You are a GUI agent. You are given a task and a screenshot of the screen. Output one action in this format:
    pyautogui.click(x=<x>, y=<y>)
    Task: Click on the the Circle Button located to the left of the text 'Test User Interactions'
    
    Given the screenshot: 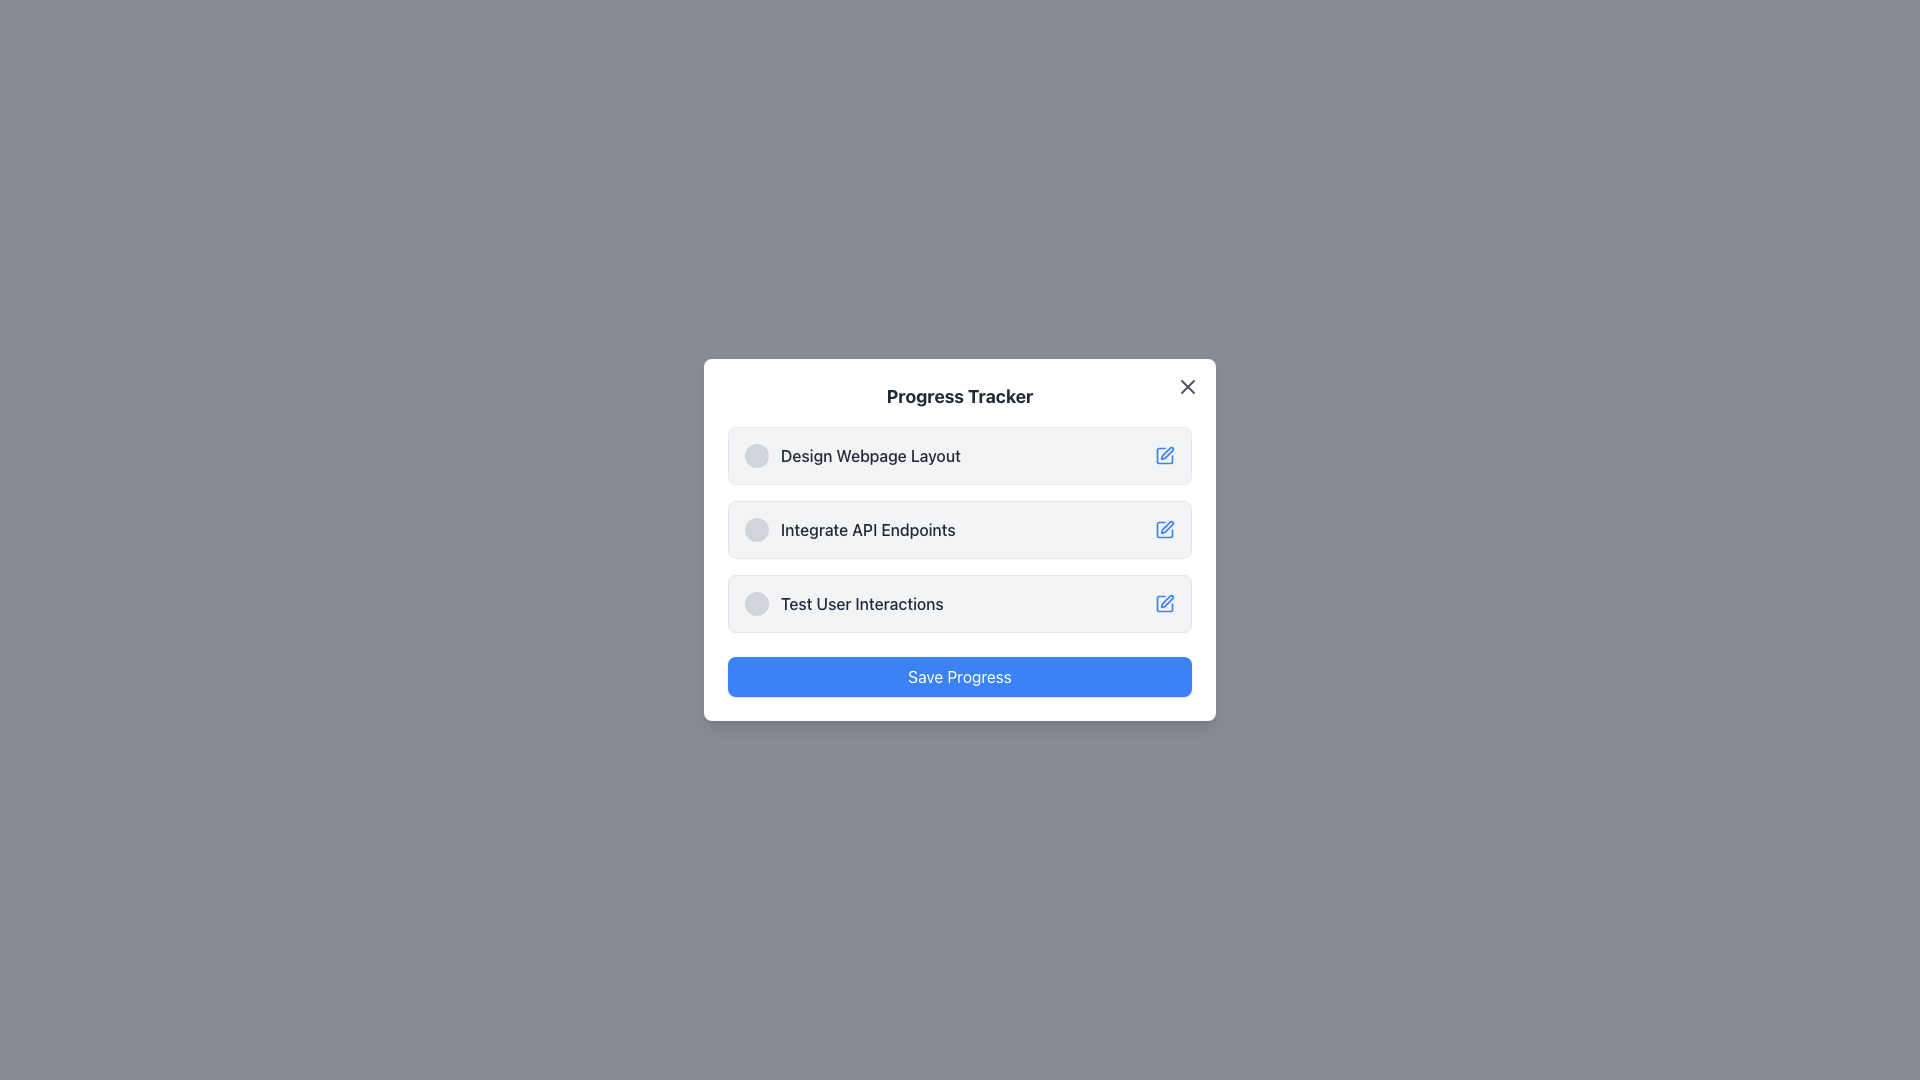 What is the action you would take?
    pyautogui.click(x=756, y=603)
    